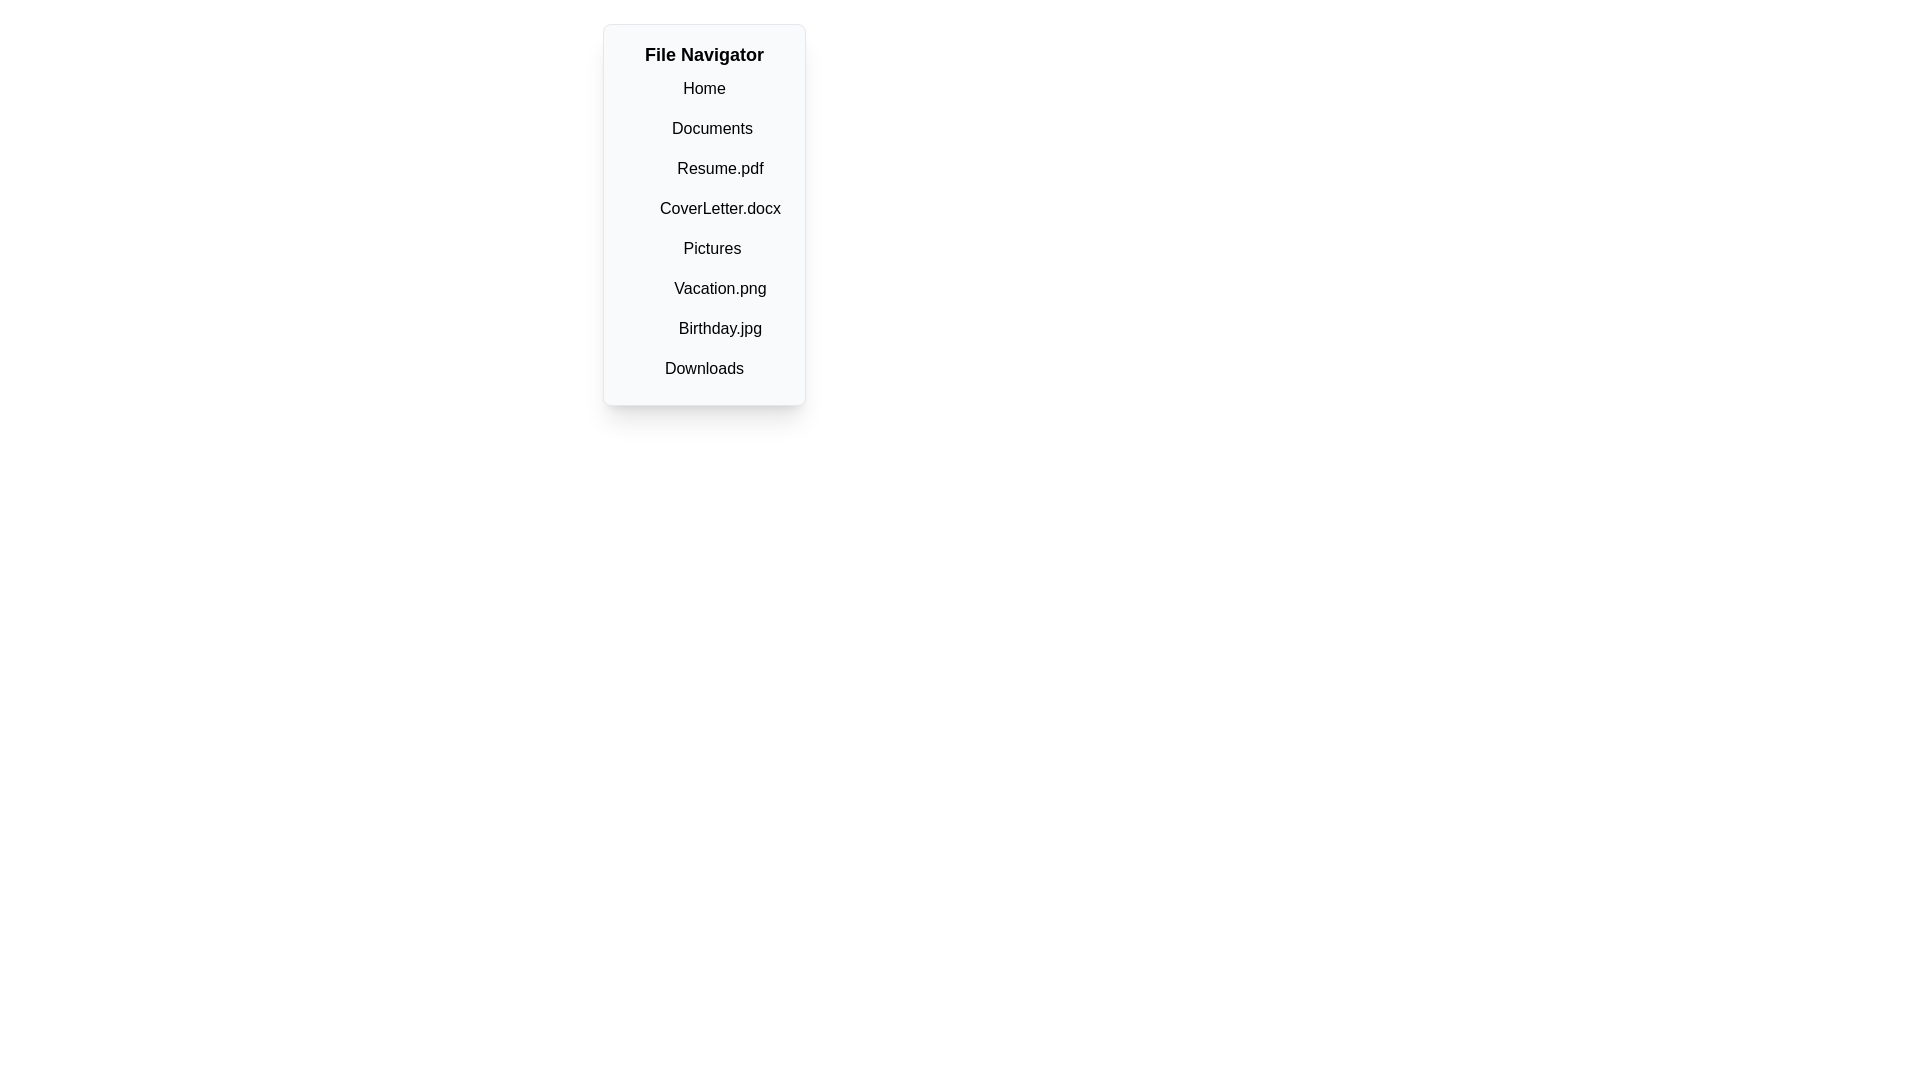 The width and height of the screenshot is (1920, 1080). What do you see at coordinates (720, 327) in the screenshot?
I see `the text label representing the file 'Birthday.jpg'` at bounding box center [720, 327].